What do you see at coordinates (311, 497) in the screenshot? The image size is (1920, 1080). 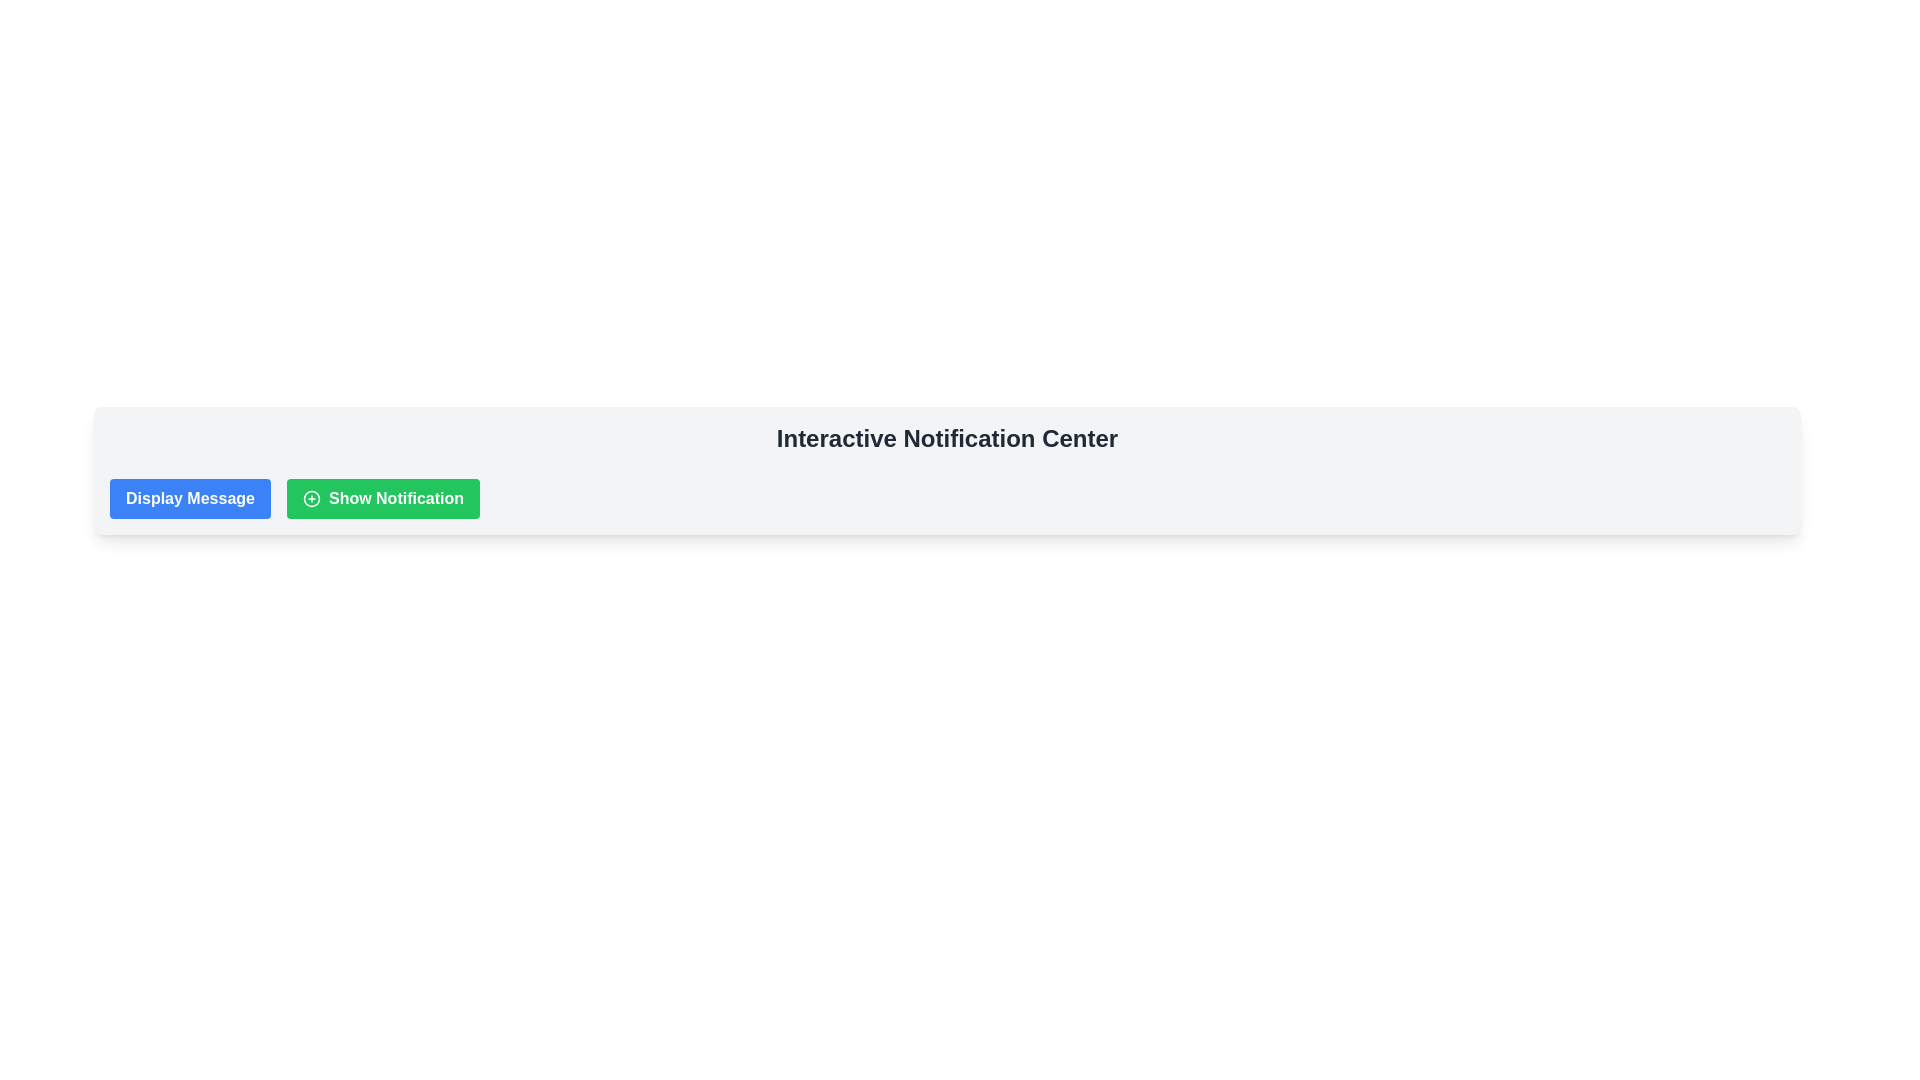 I see `SVG Circle element that serves as the boundary for the plus icon within the 'Show Notification' button` at bounding box center [311, 497].